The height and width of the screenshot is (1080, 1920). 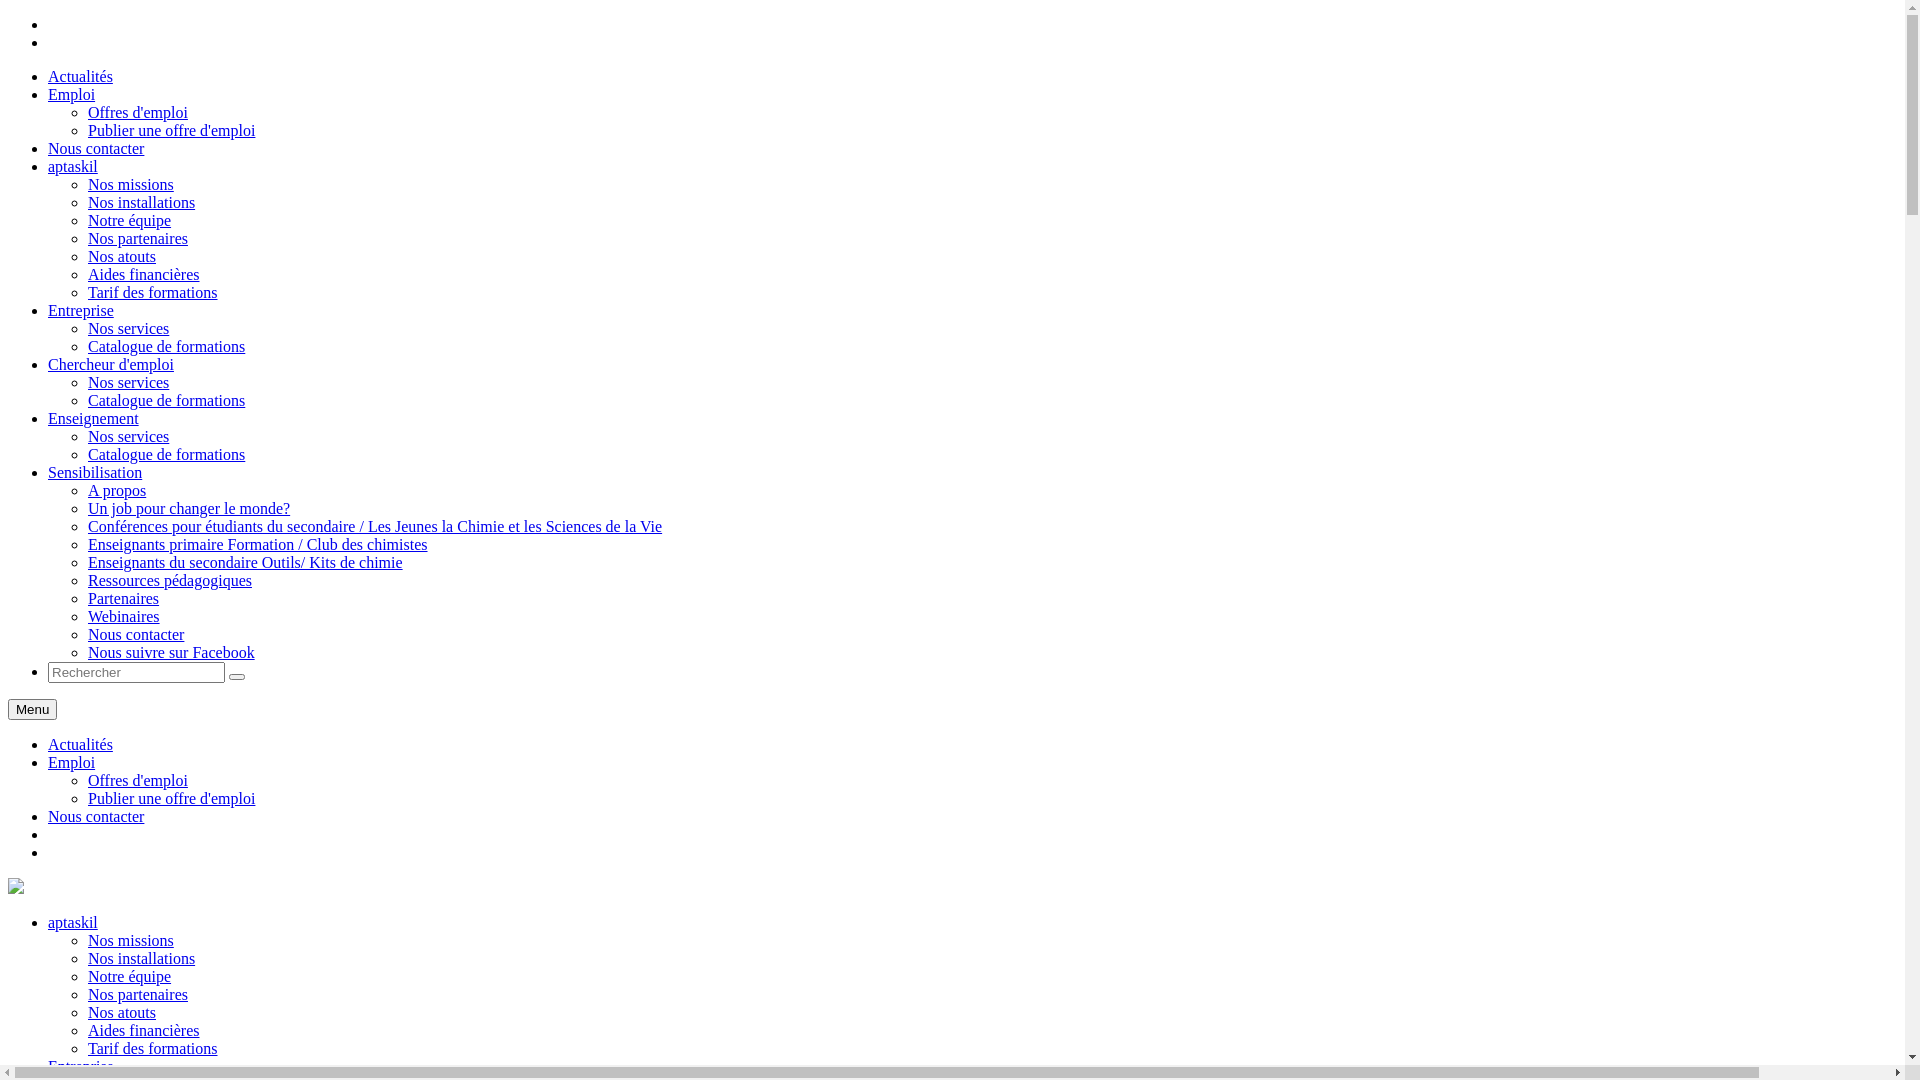 What do you see at coordinates (72, 165) in the screenshot?
I see `'aptaskil'` at bounding box center [72, 165].